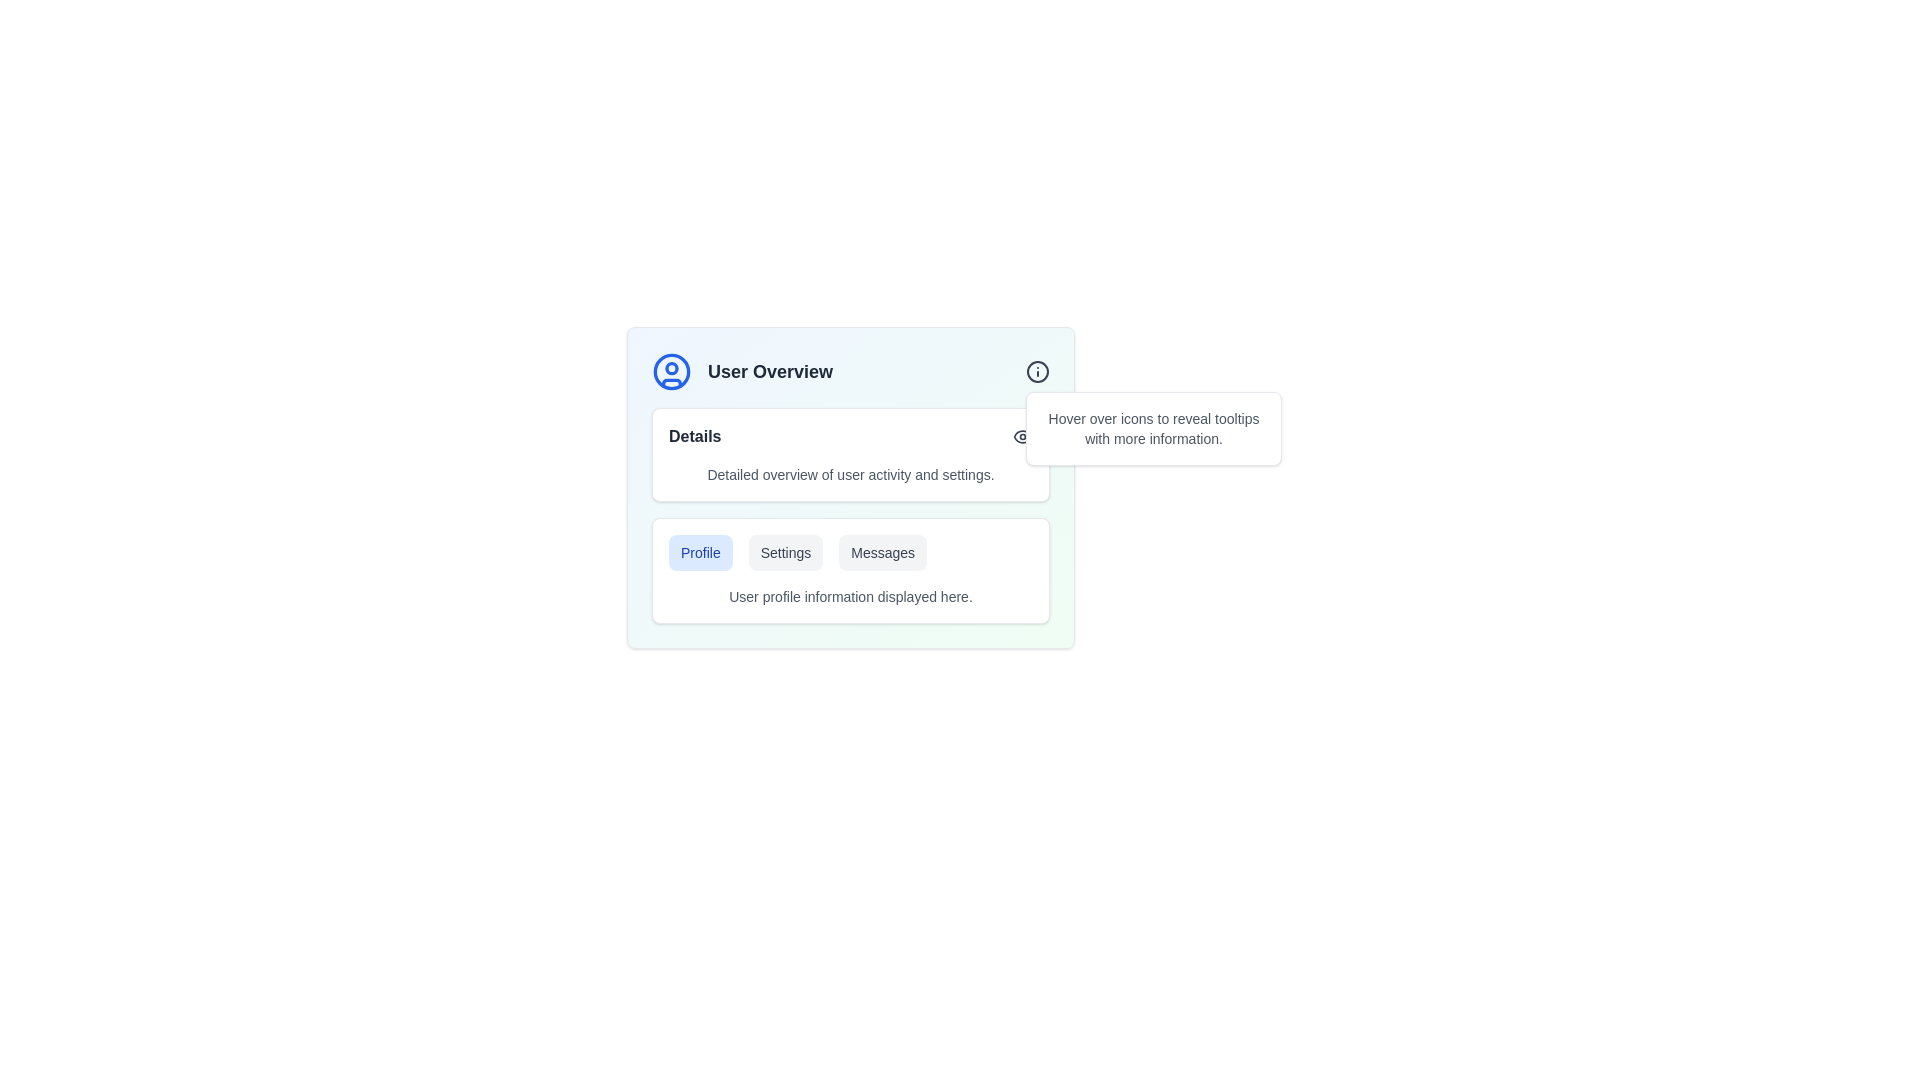 The width and height of the screenshot is (1920, 1080). What do you see at coordinates (1037, 371) in the screenshot?
I see `the SVG circle element that forms the outer boundary of the 'info' icon located at the top-right corner of the 'User Overview' card` at bounding box center [1037, 371].